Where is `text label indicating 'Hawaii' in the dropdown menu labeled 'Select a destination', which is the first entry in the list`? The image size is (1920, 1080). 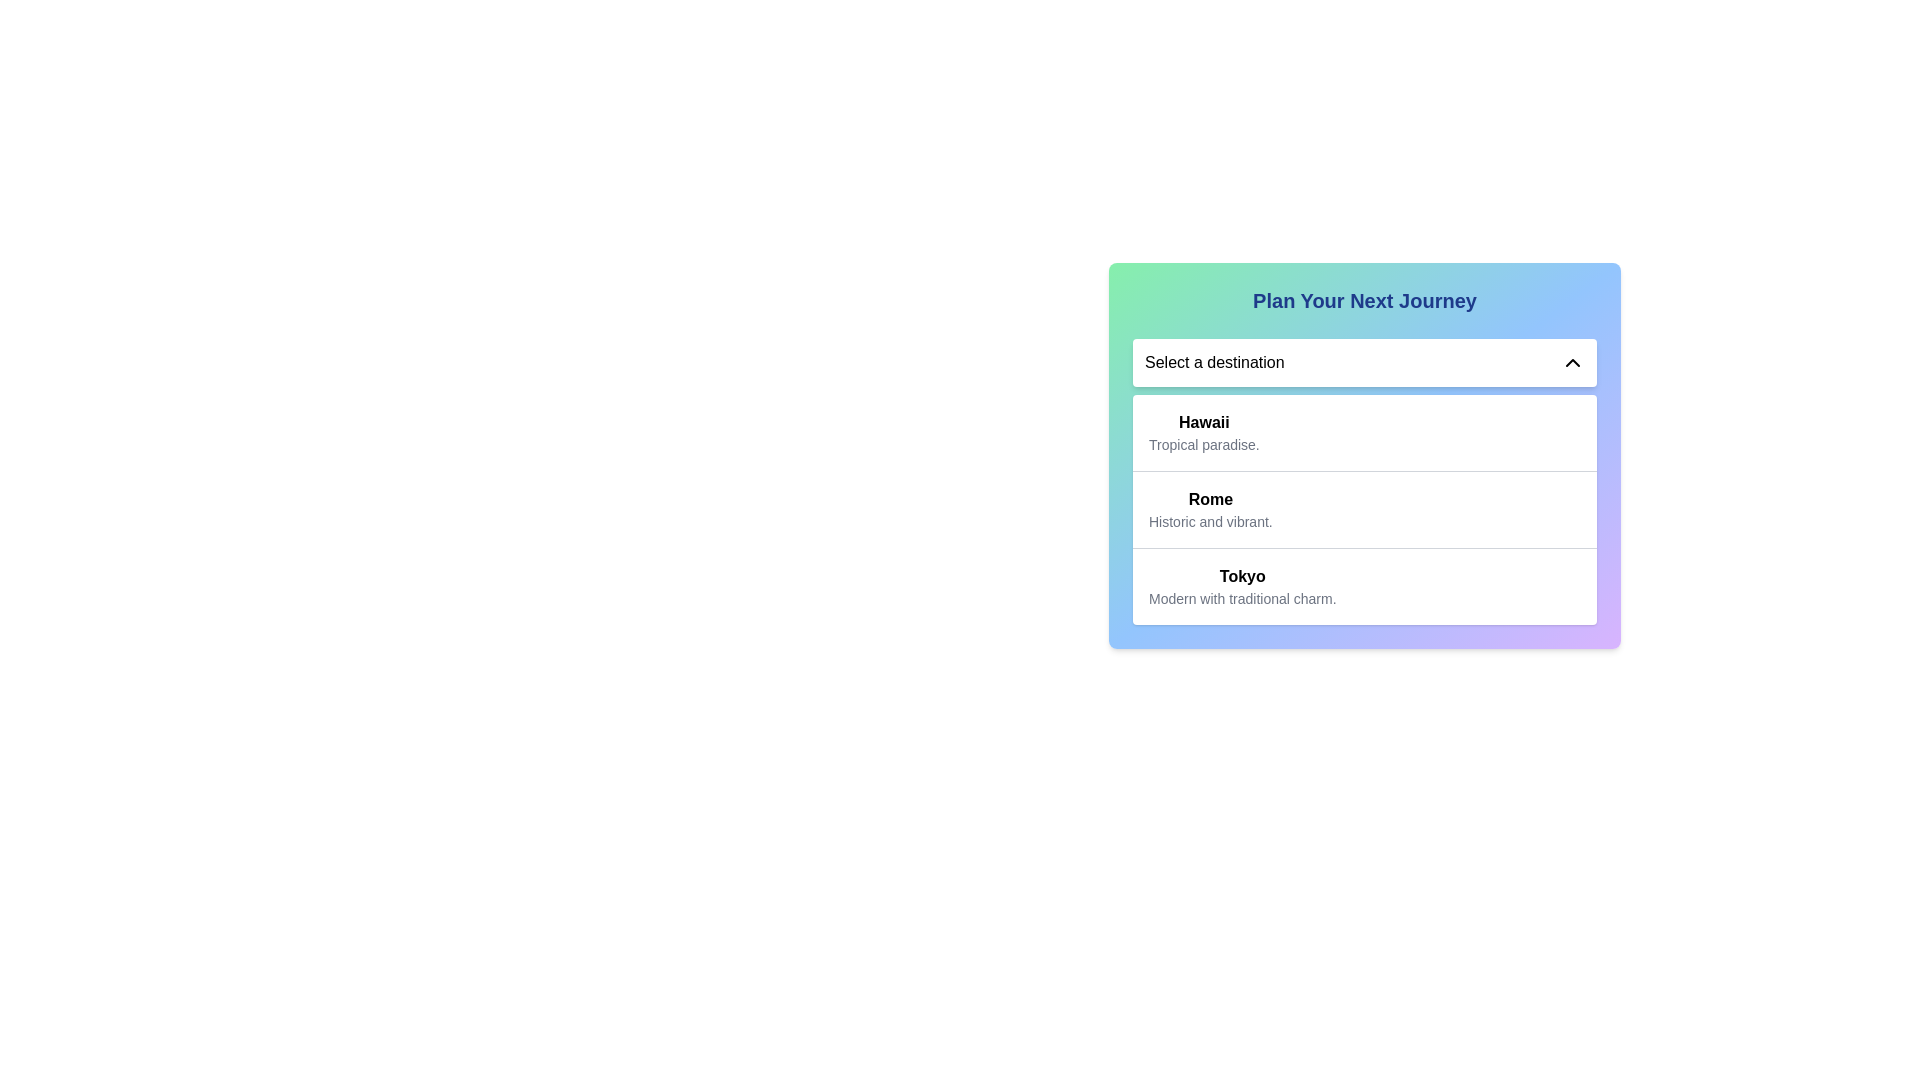 text label indicating 'Hawaii' in the dropdown menu labeled 'Select a destination', which is the first entry in the list is located at coordinates (1203, 422).